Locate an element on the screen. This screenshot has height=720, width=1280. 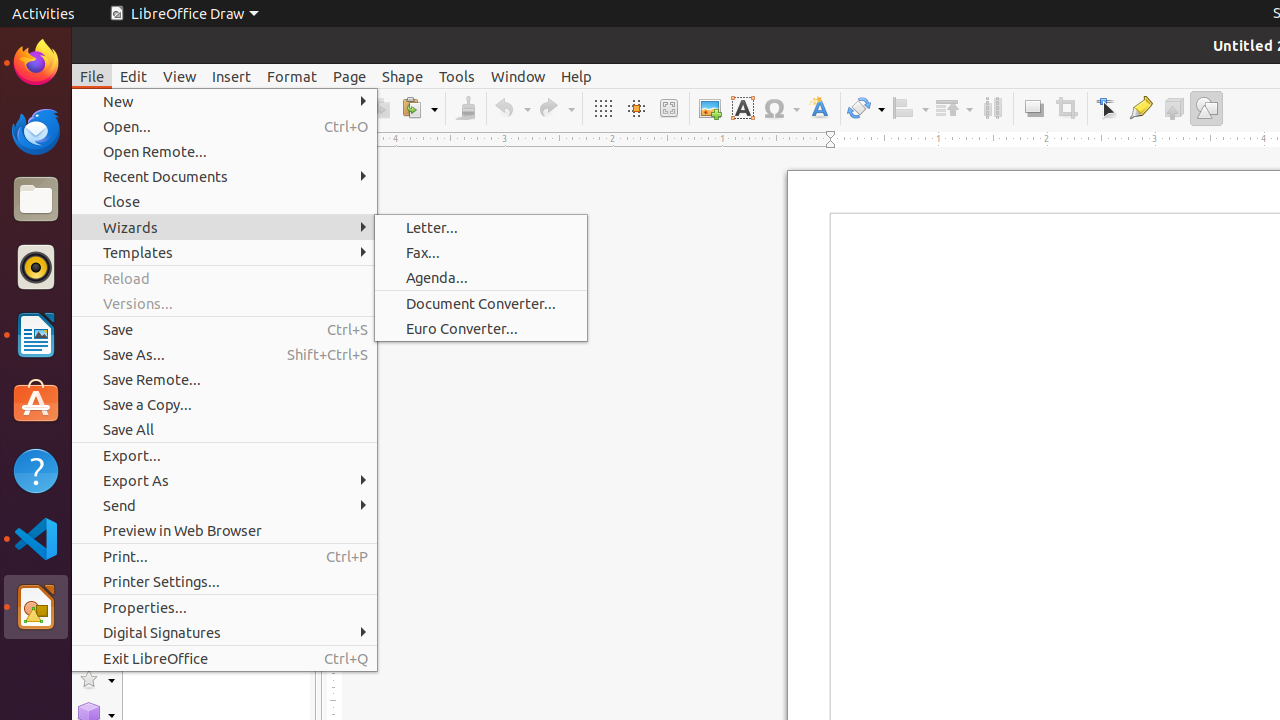
'Fontwork Style' is located at coordinates (819, 108).